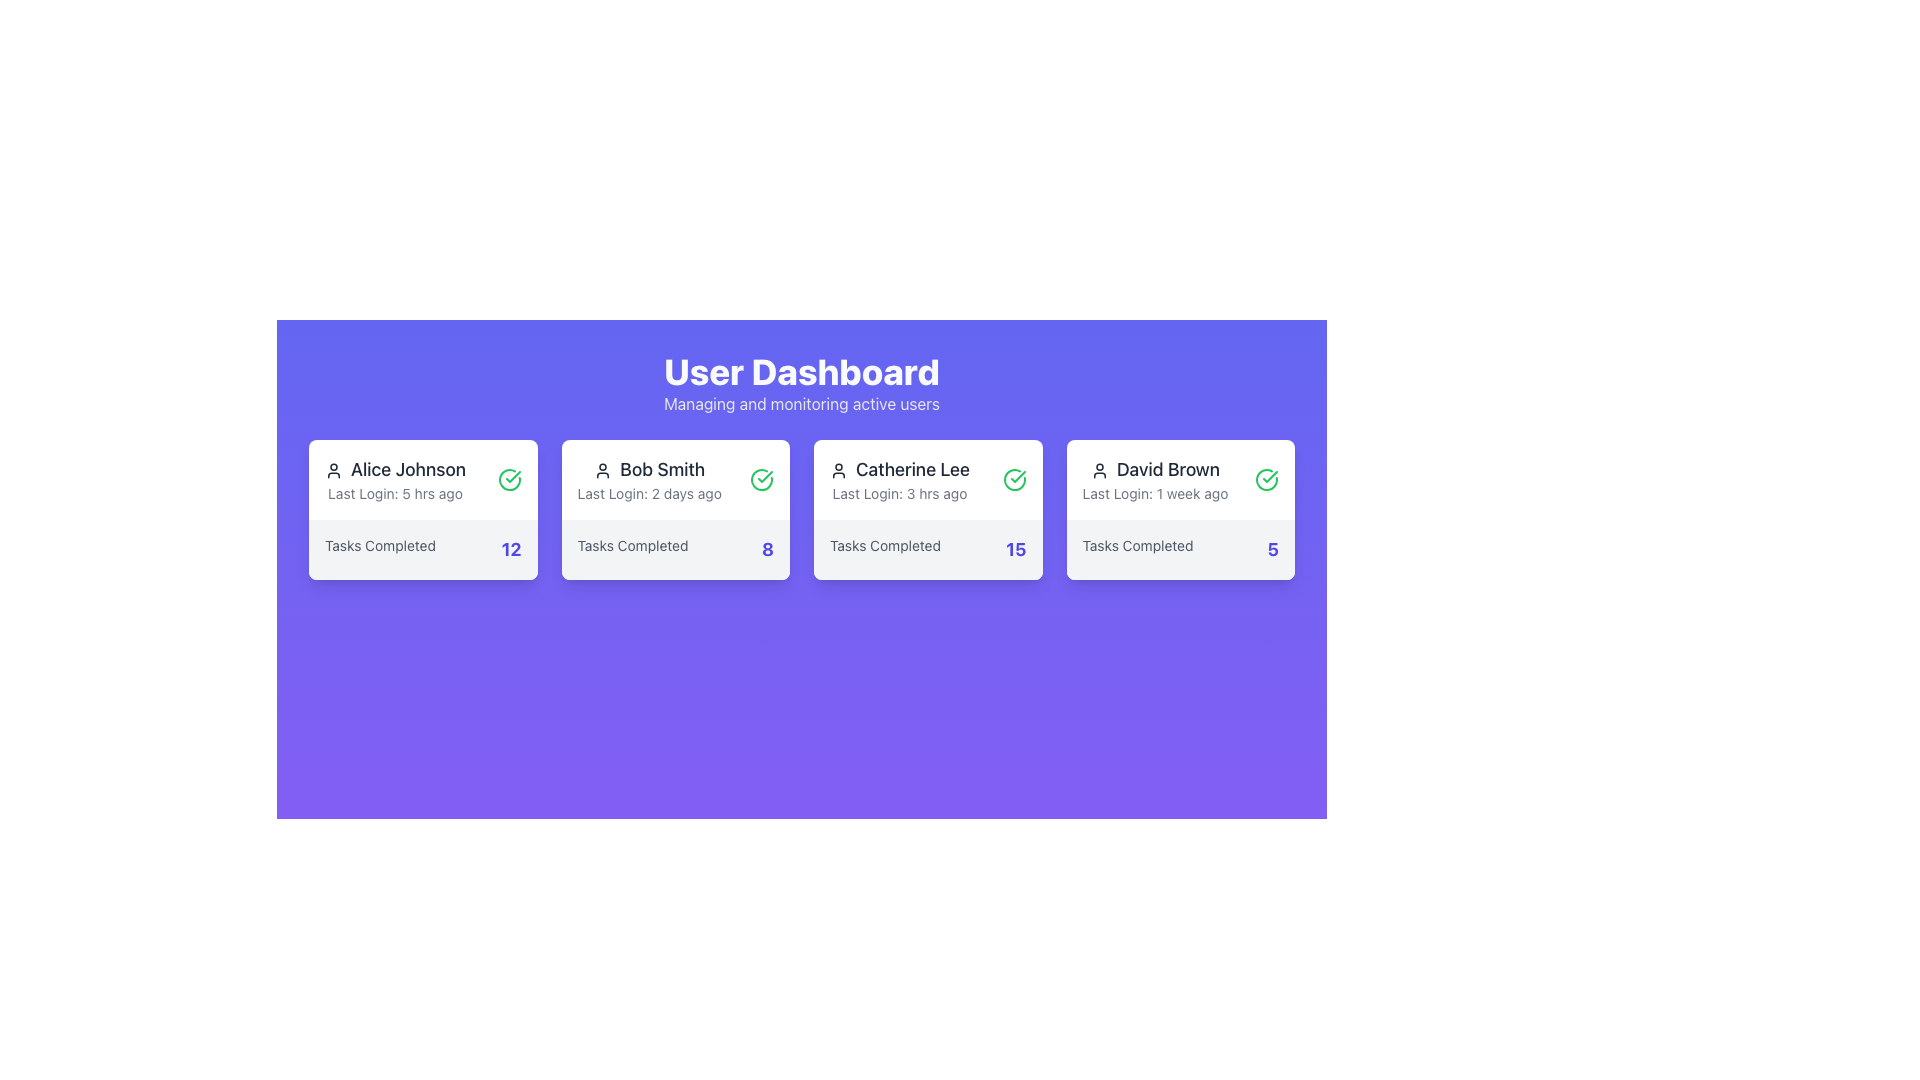 This screenshot has height=1080, width=1920. I want to click on the 'Tasks Completed' static information display that shows the number '5' in a bold indigo font, located at the bottom of the card associated with user 'David Brown', so click(1180, 550).